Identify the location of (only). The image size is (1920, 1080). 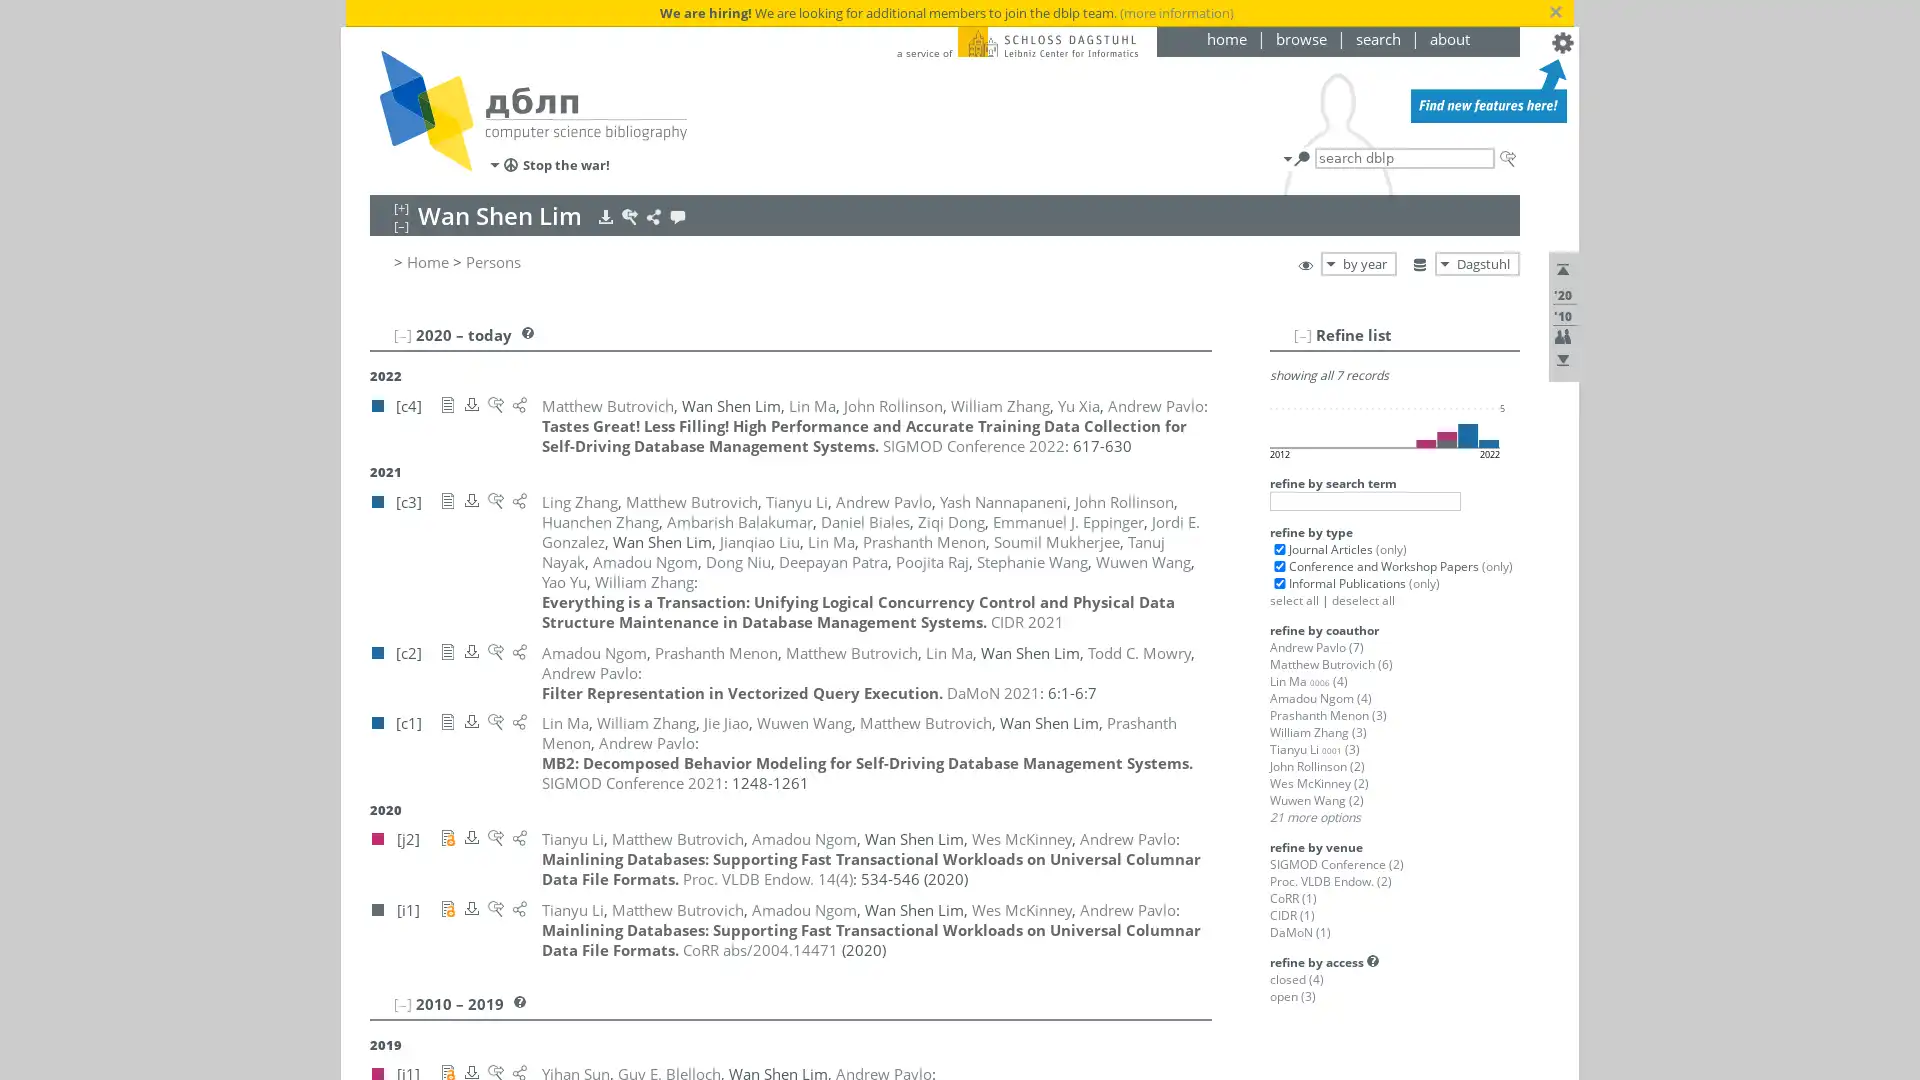
(1422, 583).